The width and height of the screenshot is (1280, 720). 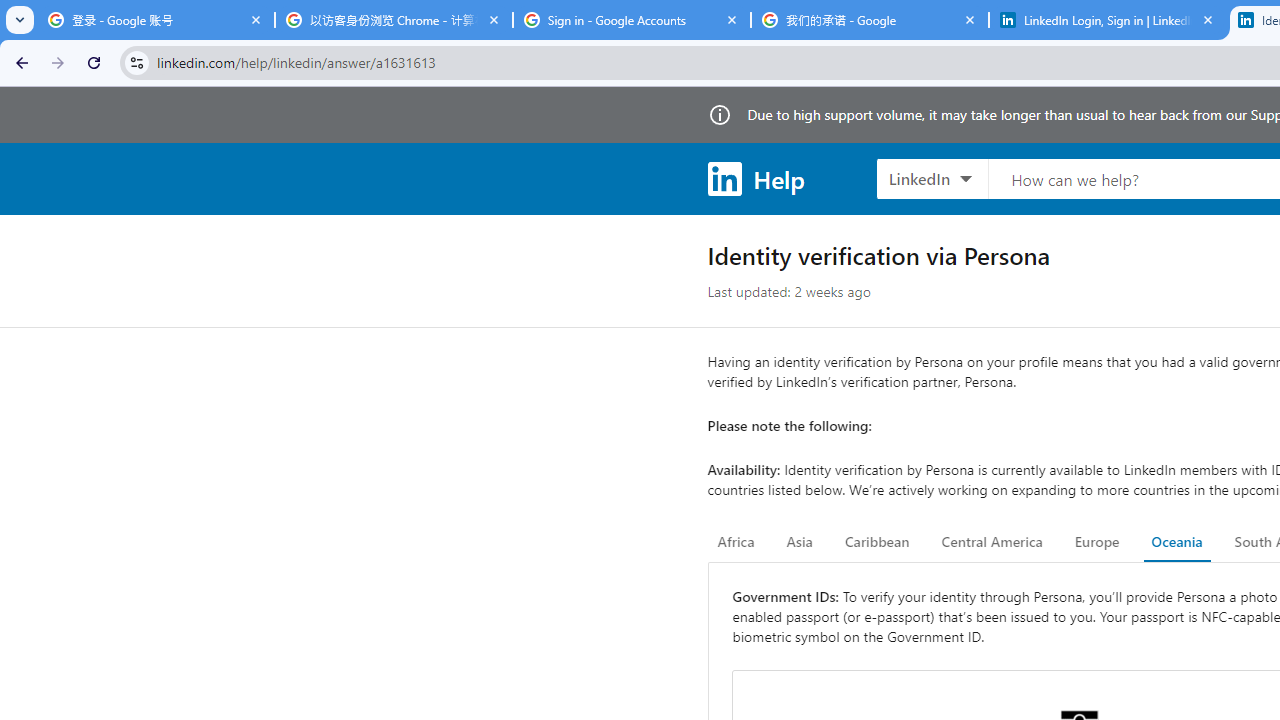 I want to click on 'Europe', so click(x=1095, y=542).